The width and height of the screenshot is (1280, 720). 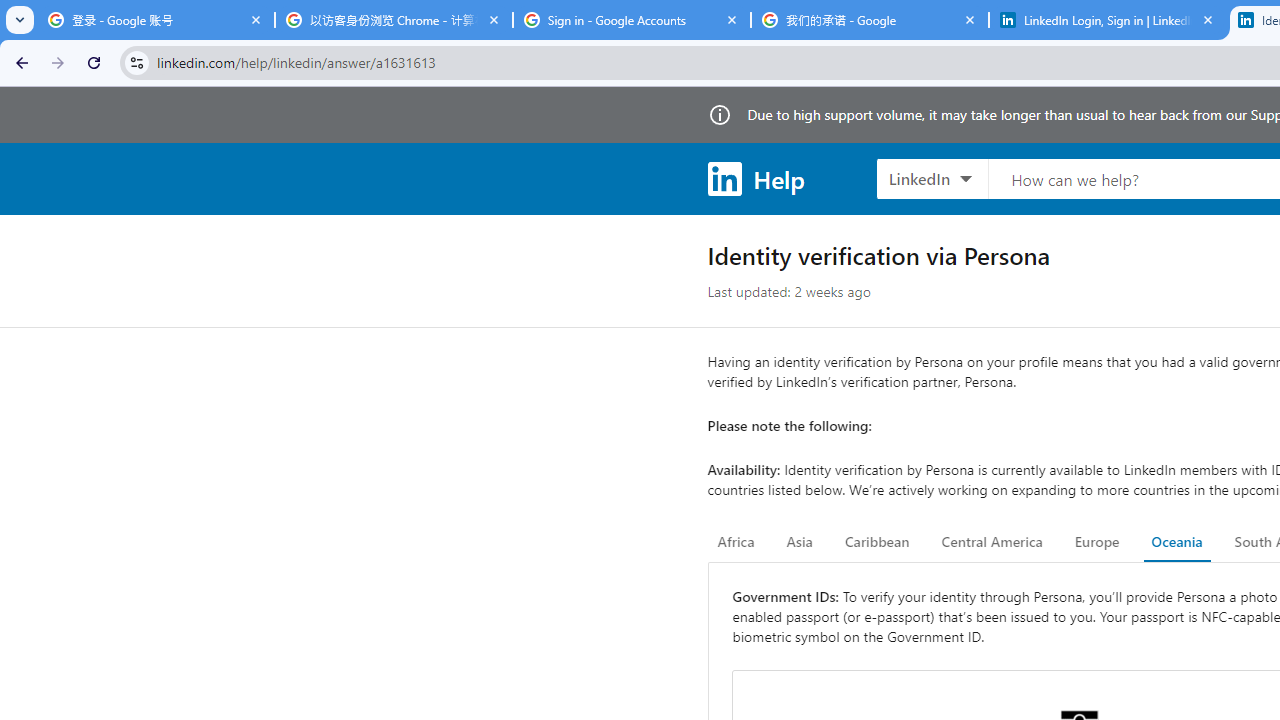 I want to click on 'Europe', so click(x=1095, y=542).